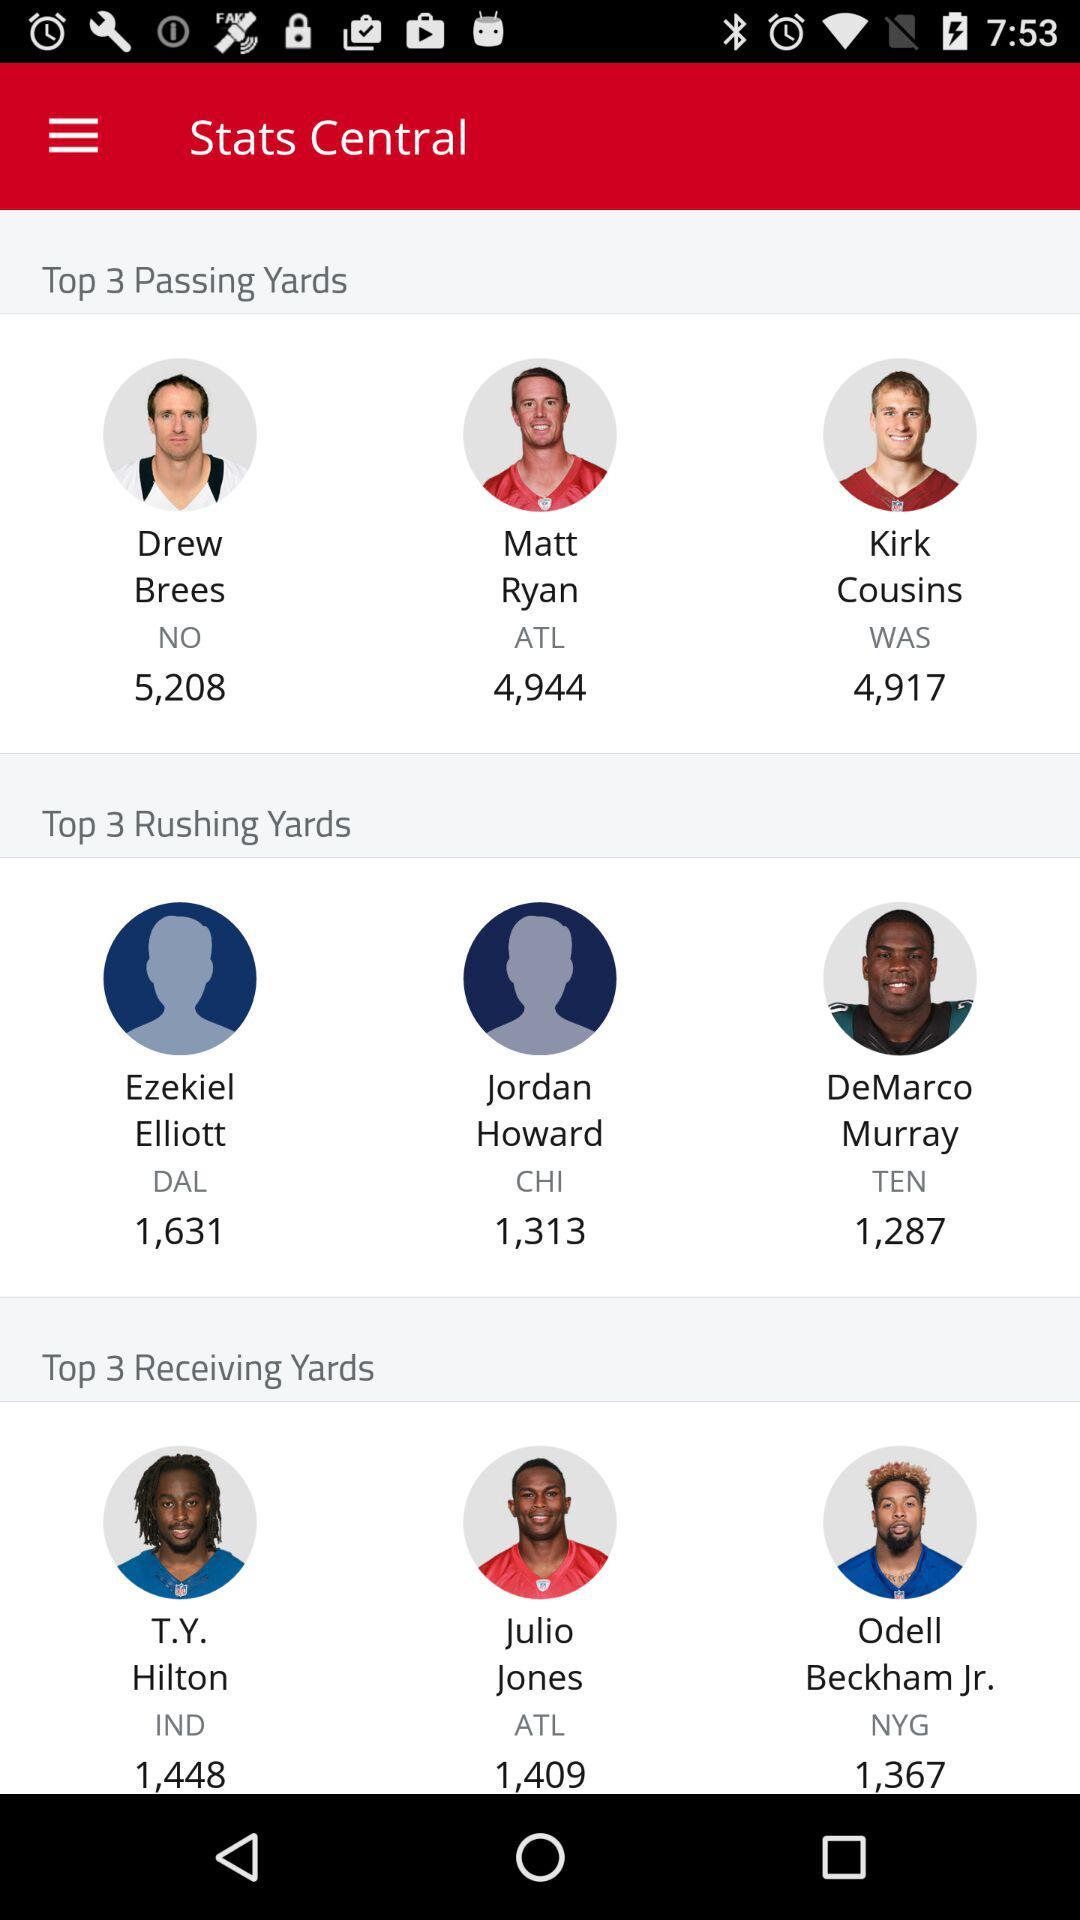 The height and width of the screenshot is (1920, 1080). Describe the element at coordinates (540, 1521) in the screenshot. I see `see julio jones profile` at that location.